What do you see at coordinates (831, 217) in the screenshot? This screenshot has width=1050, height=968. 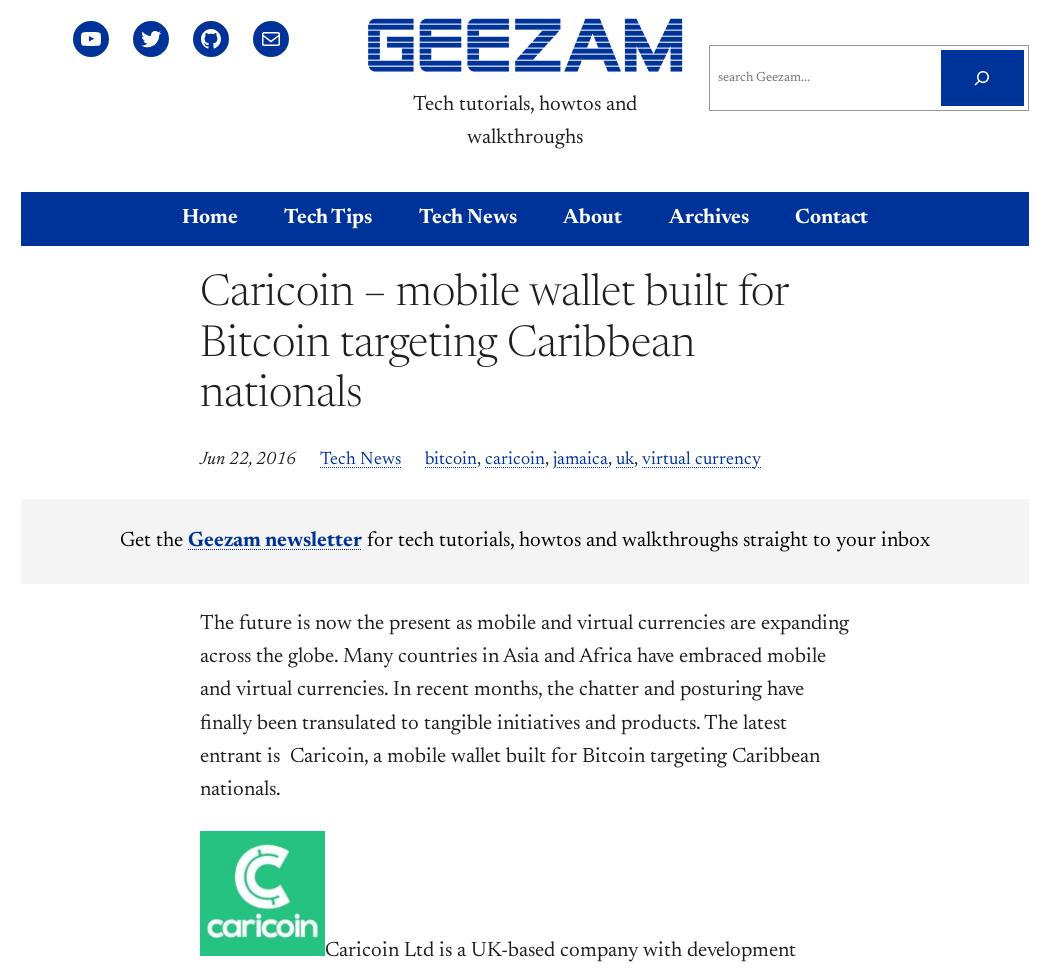 I see `'Contact'` at bounding box center [831, 217].